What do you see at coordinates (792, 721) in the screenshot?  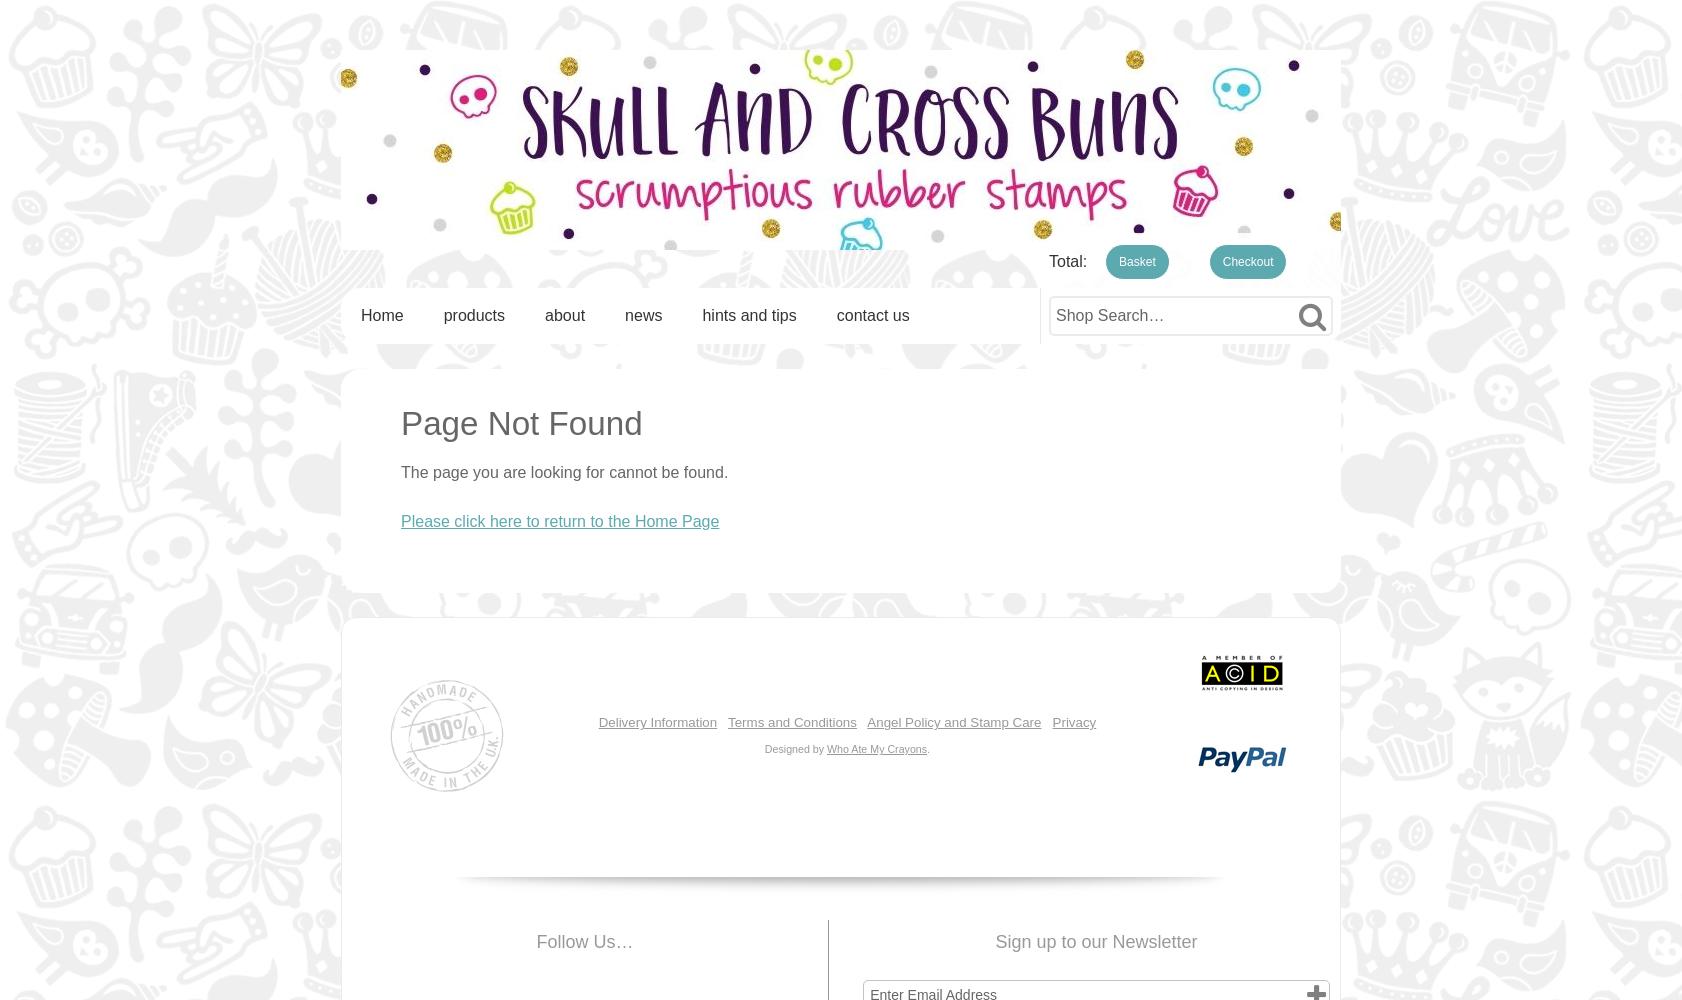 I see `'Terms and Conditions'` at bounding box center [792, 721].